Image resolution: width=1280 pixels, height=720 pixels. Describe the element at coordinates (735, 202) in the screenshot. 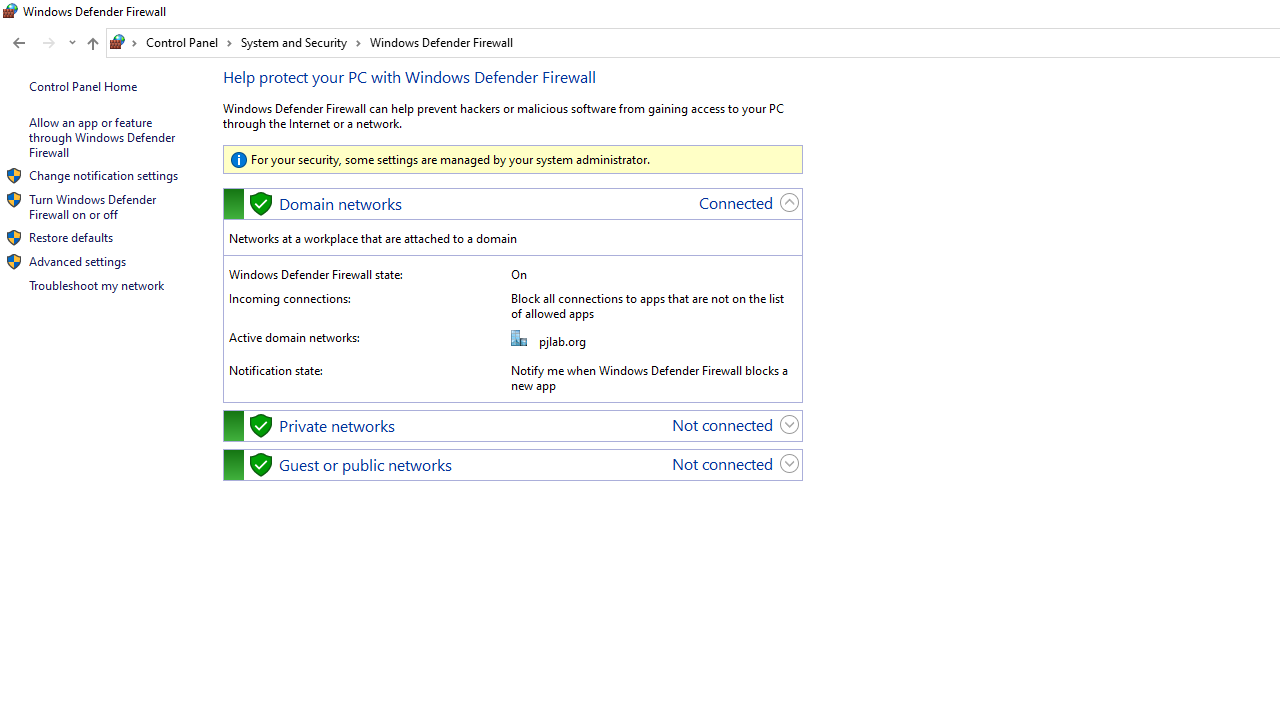

I see `'Connected'` at that location.